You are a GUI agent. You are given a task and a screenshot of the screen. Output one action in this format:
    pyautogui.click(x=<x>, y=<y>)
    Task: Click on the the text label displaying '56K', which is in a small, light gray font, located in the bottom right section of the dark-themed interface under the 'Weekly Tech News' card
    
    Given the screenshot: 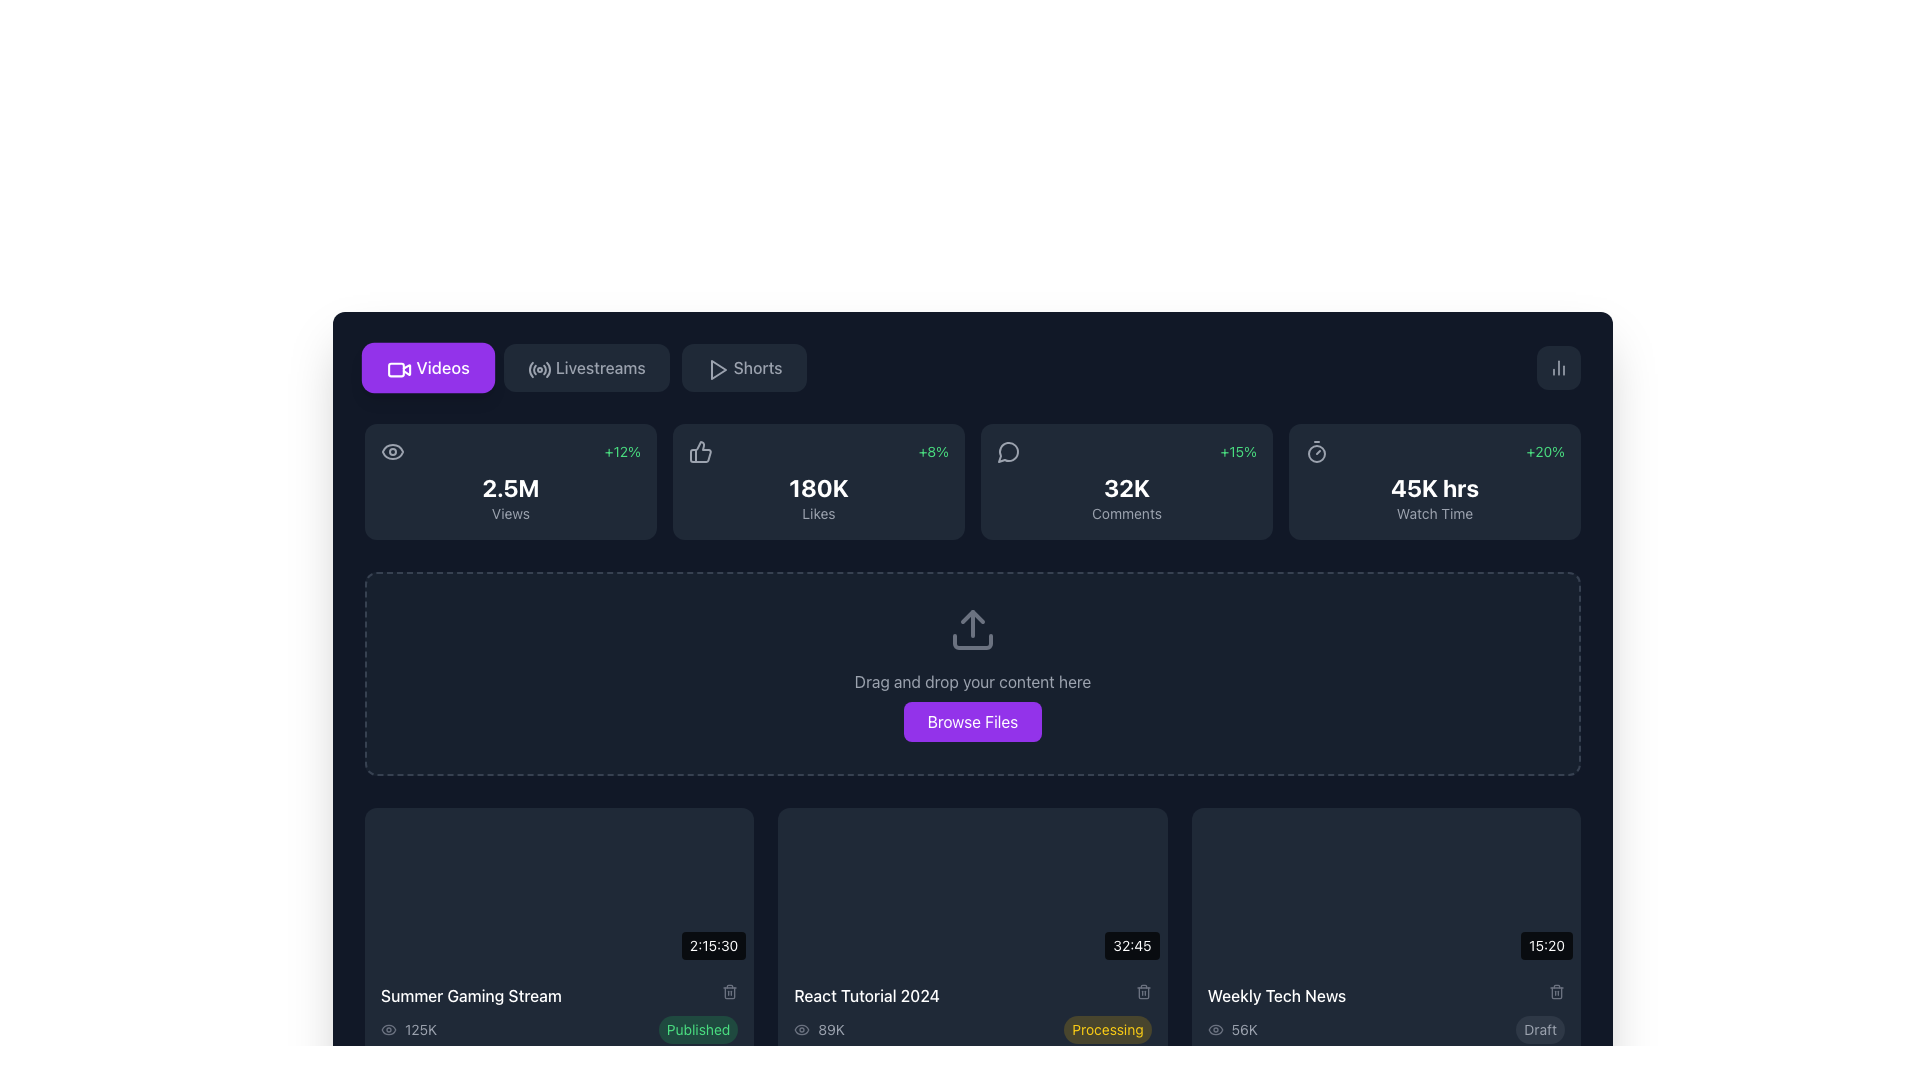 What is the action you would take?
    pyautogui.click(x=1243, y=1029)
    